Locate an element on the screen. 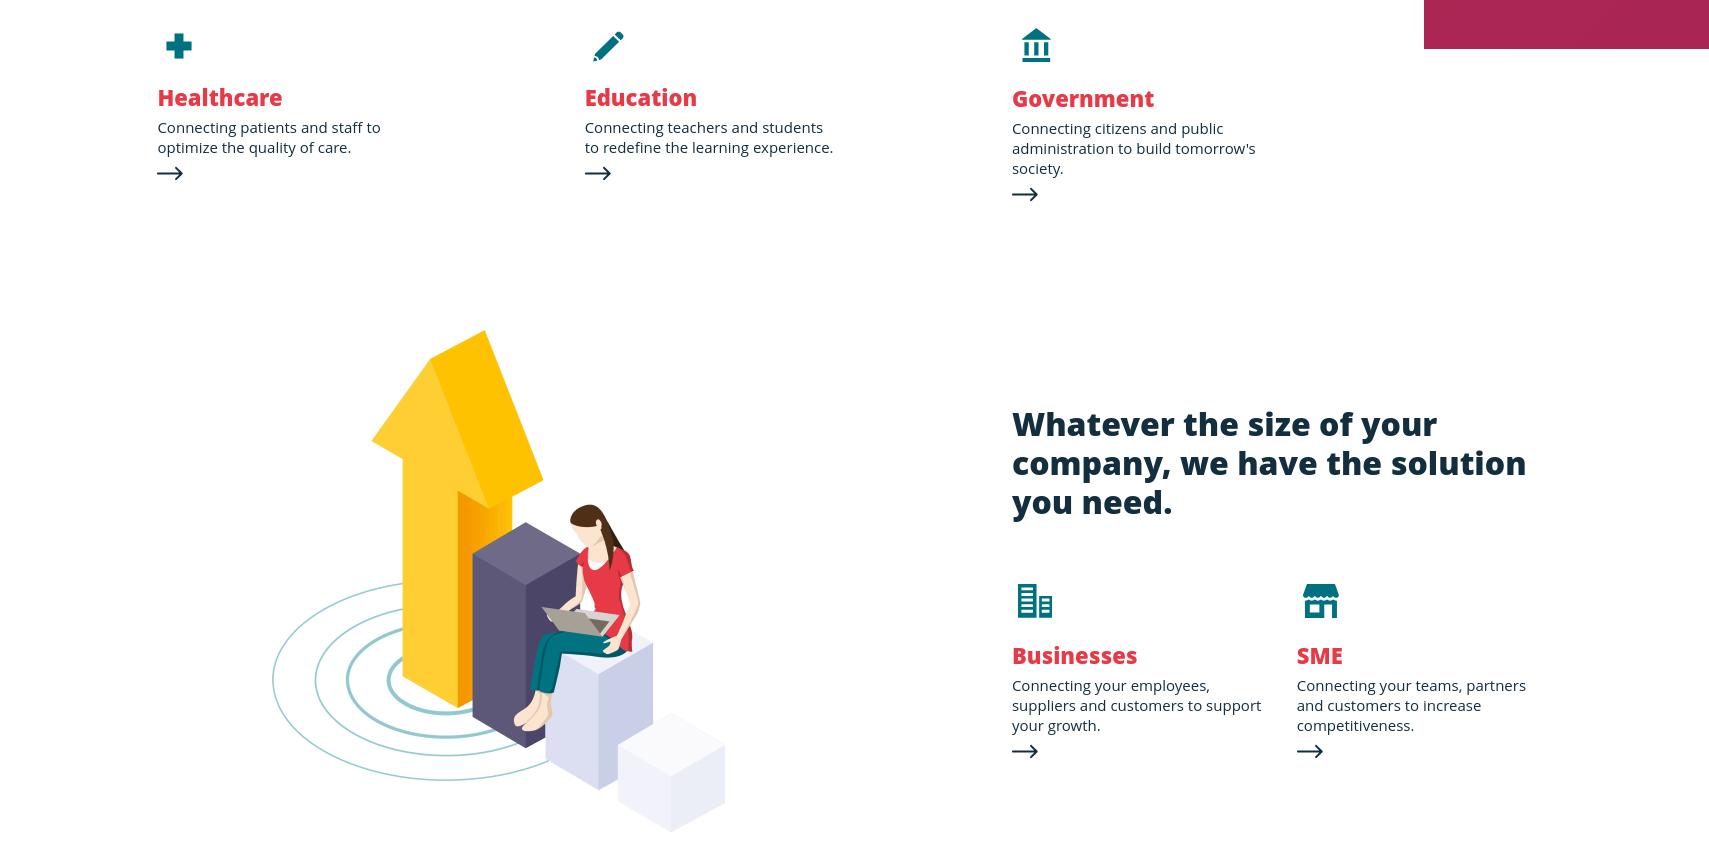 The image size is (1709, 857). 'Connecting citizens and public administration to build tomorrow's society.' is located at coordinates (1011, 147).